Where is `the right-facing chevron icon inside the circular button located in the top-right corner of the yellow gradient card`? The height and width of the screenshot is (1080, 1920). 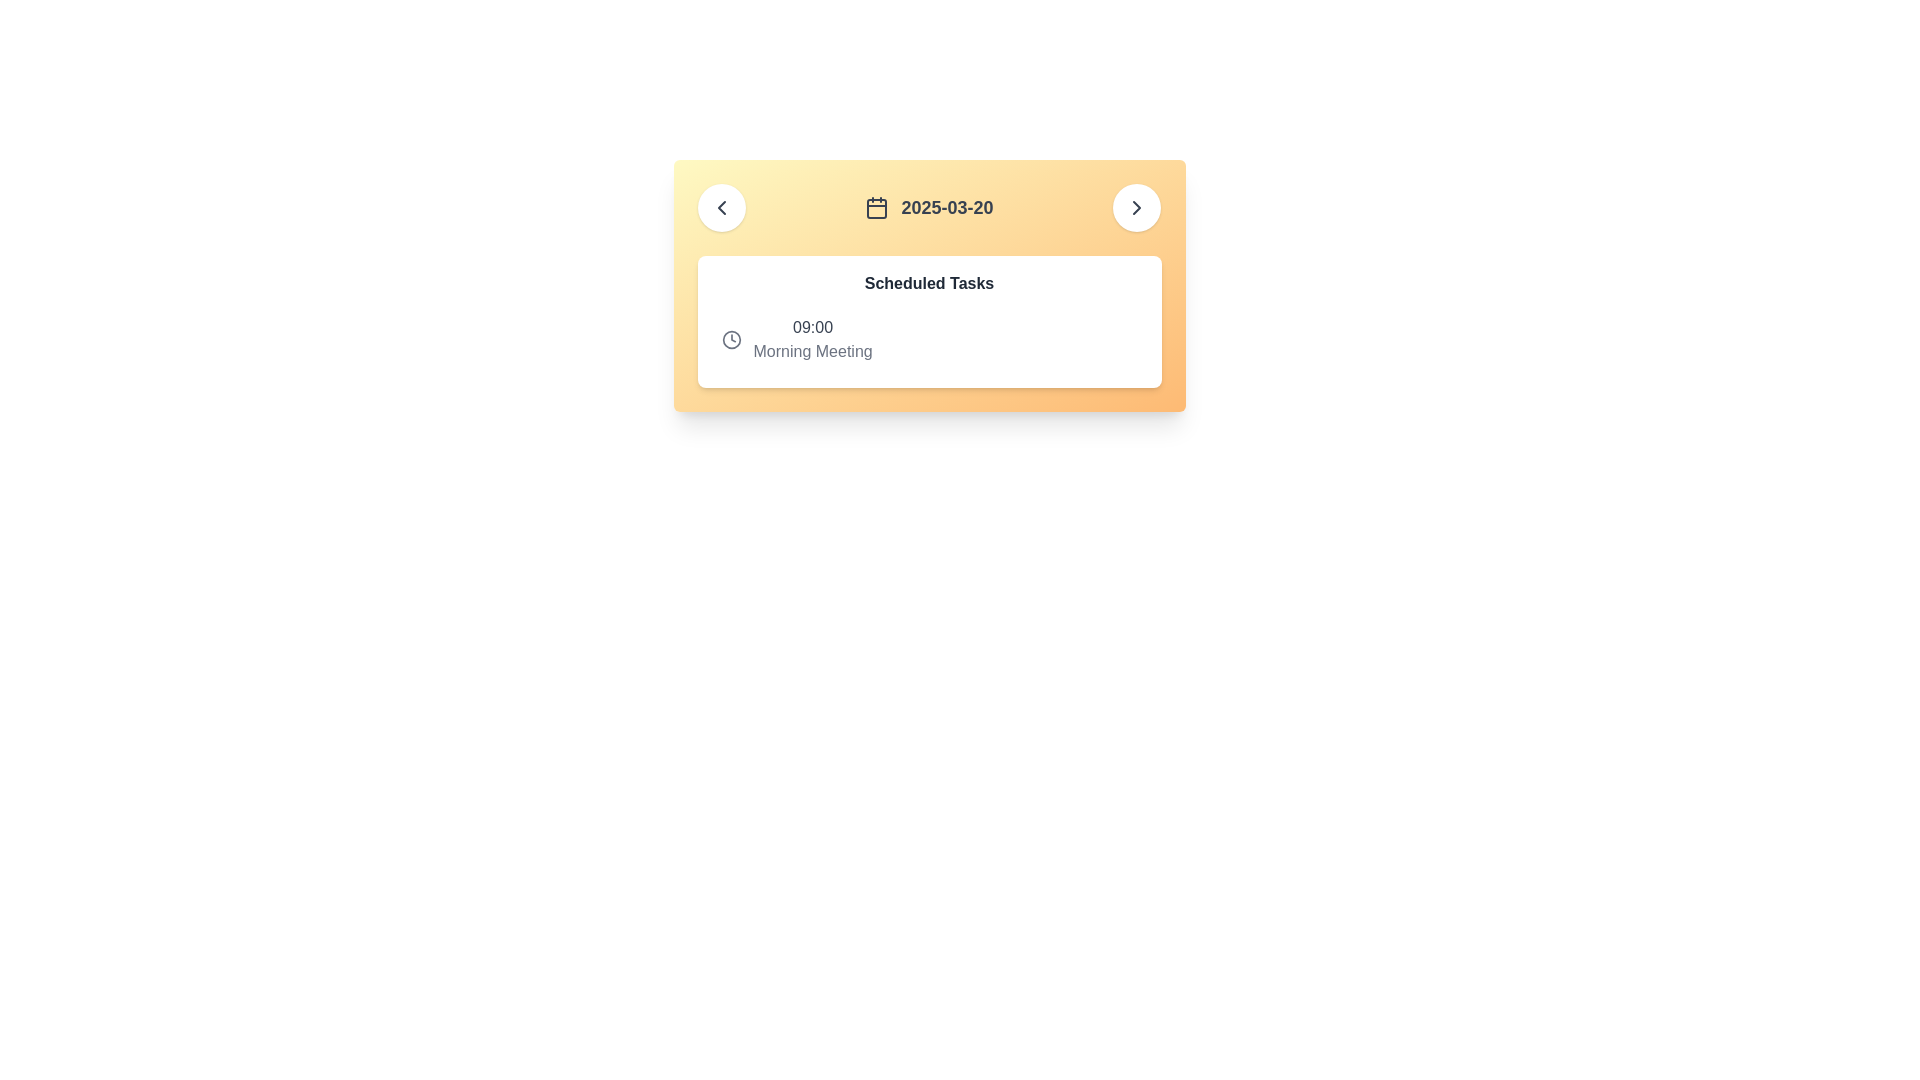 the right-facing chevron icon inside the circular button located in the top-right corner of the yellow gradient card is located at coordinates (1137, 208).